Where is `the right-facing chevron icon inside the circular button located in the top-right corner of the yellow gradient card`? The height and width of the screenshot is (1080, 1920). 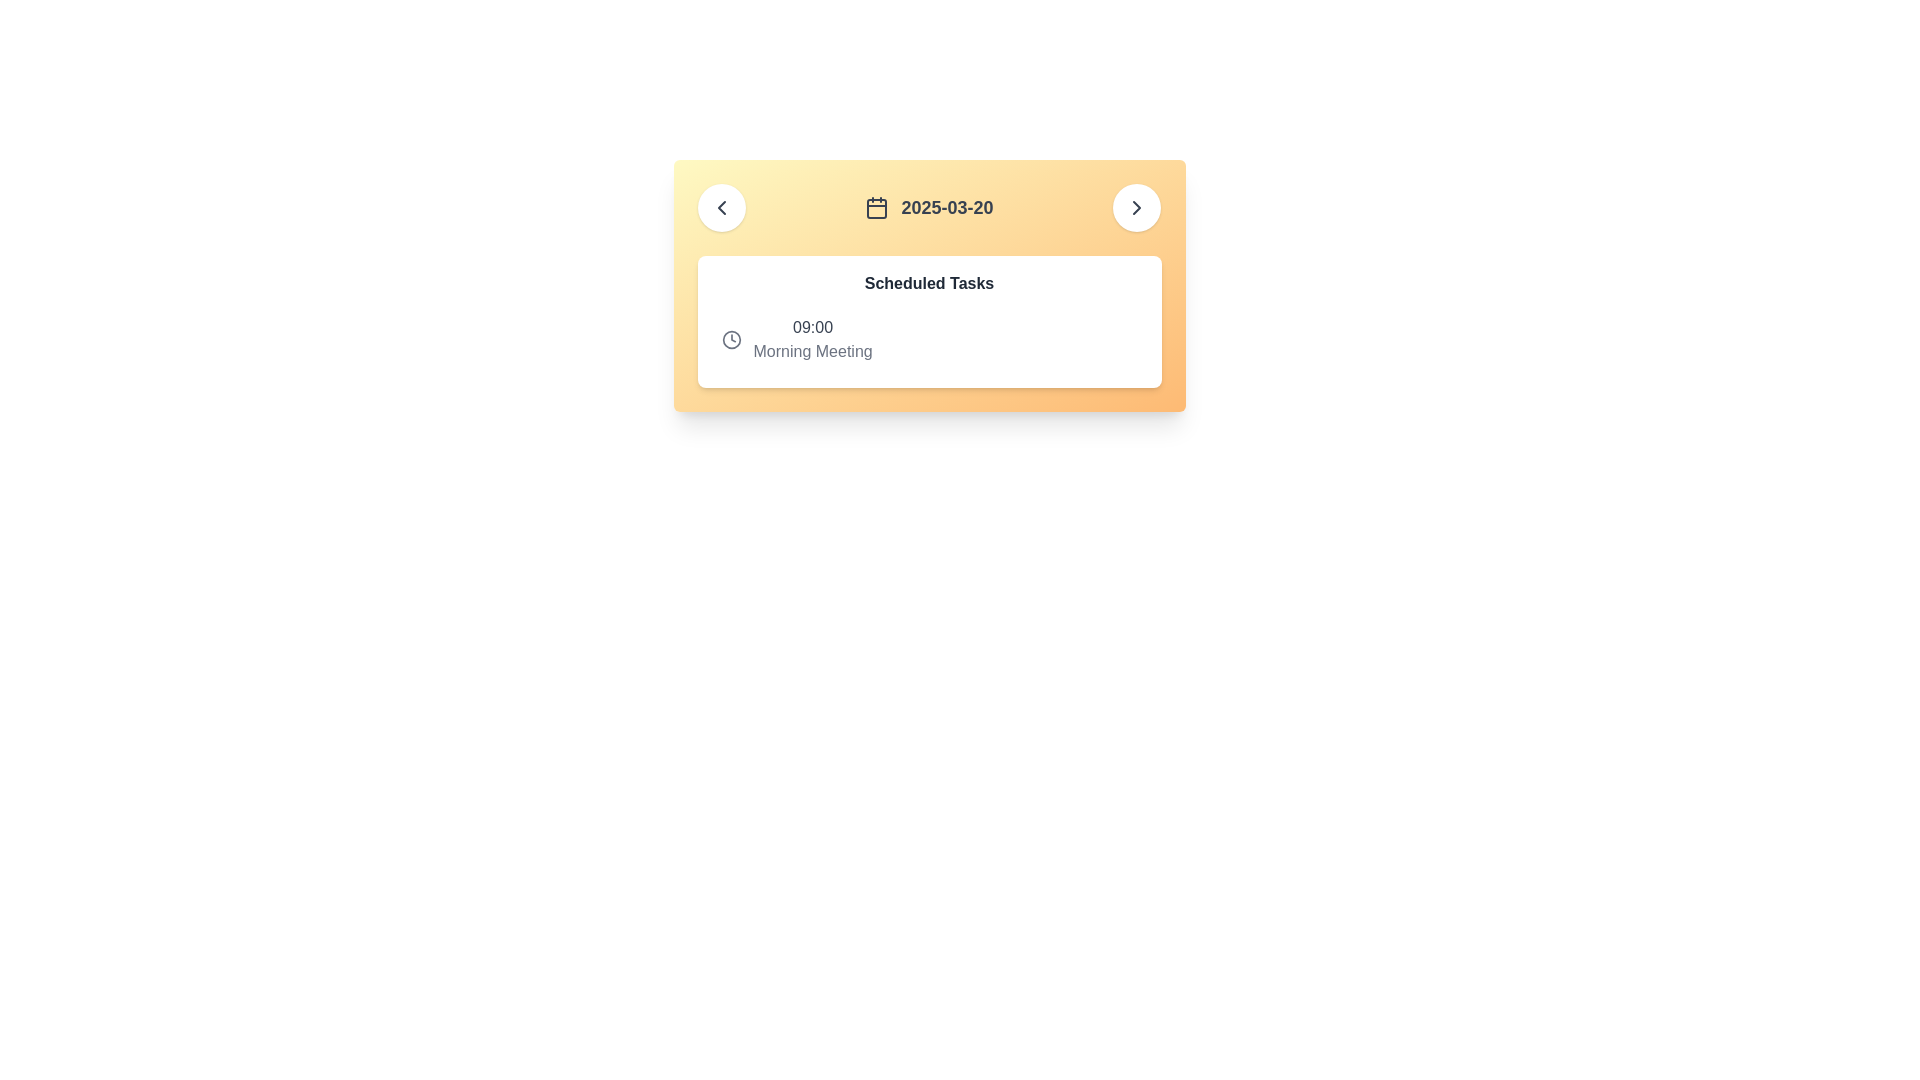 the right-facing chevron icon inside the circular button located in the top-right corner of the yellow gradient card is located at coordinates (1137, 208).